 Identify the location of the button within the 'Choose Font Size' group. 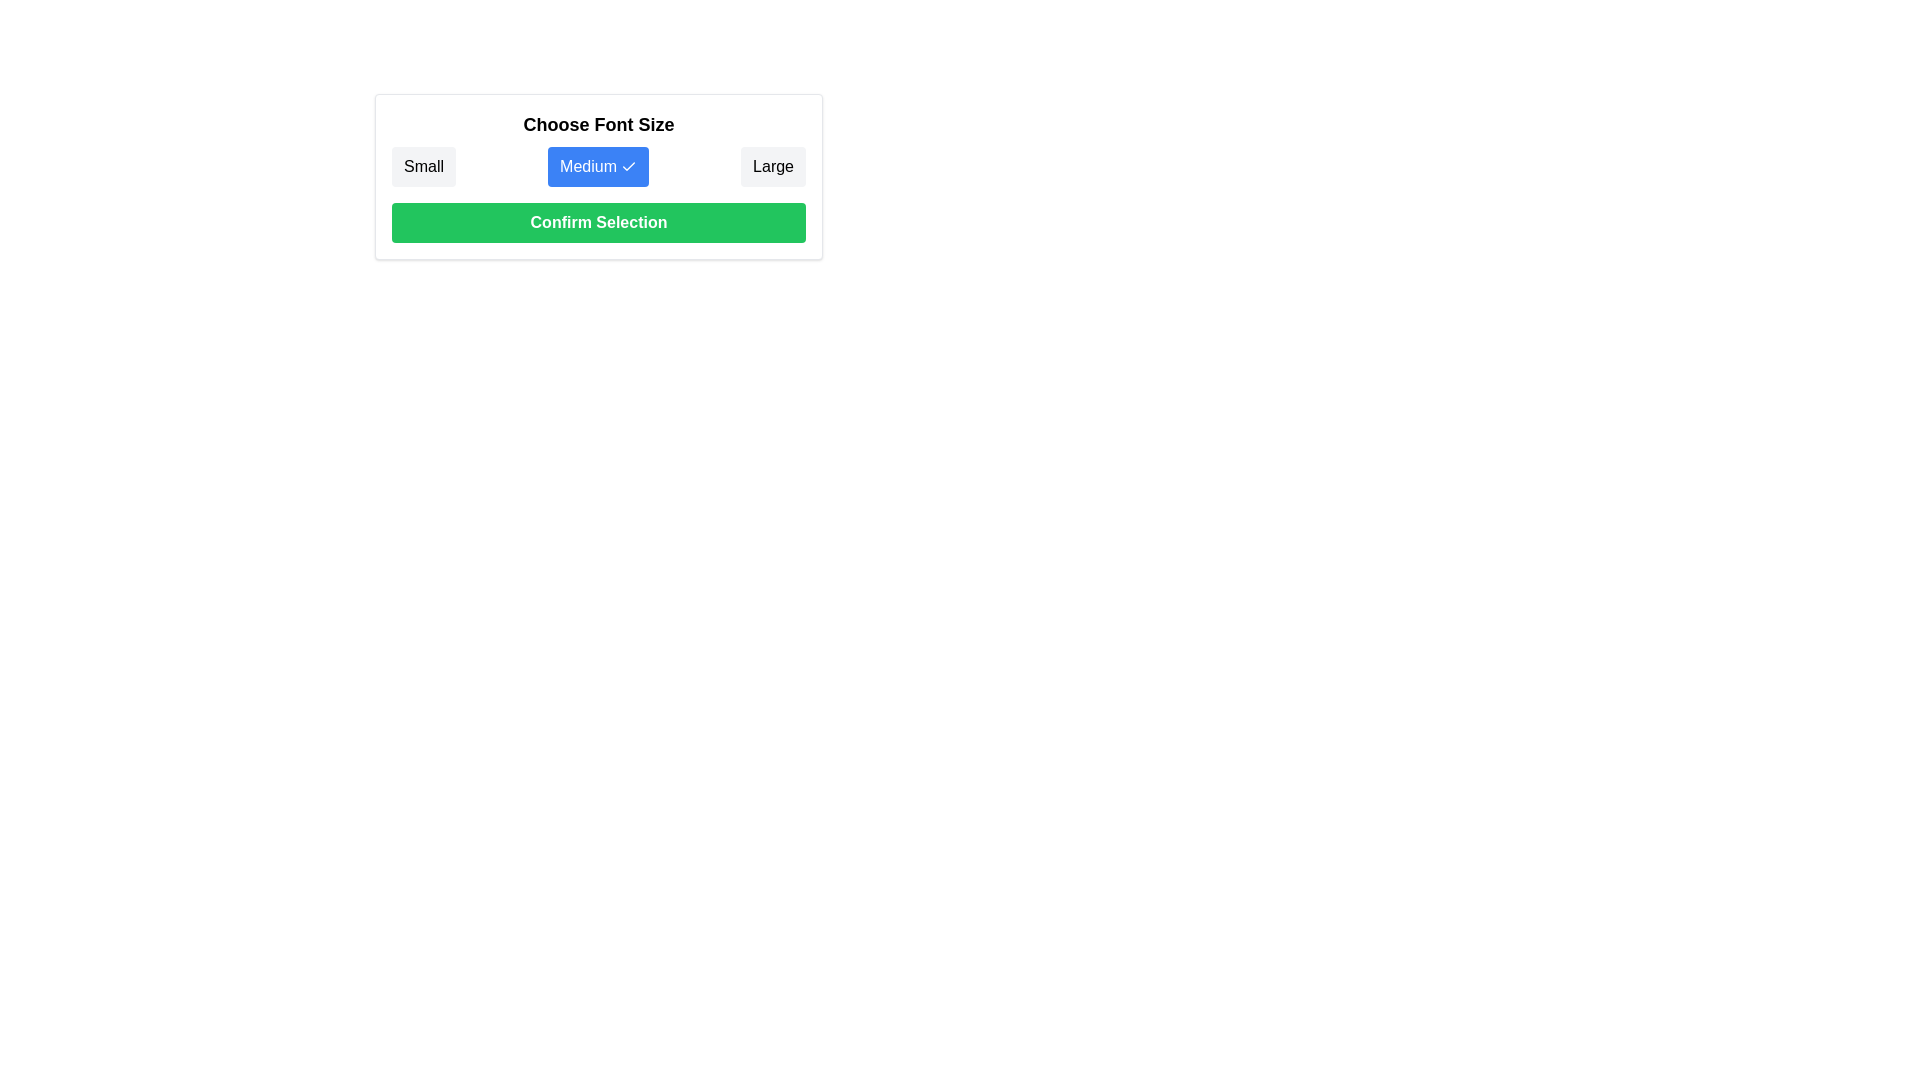
(598, 165).